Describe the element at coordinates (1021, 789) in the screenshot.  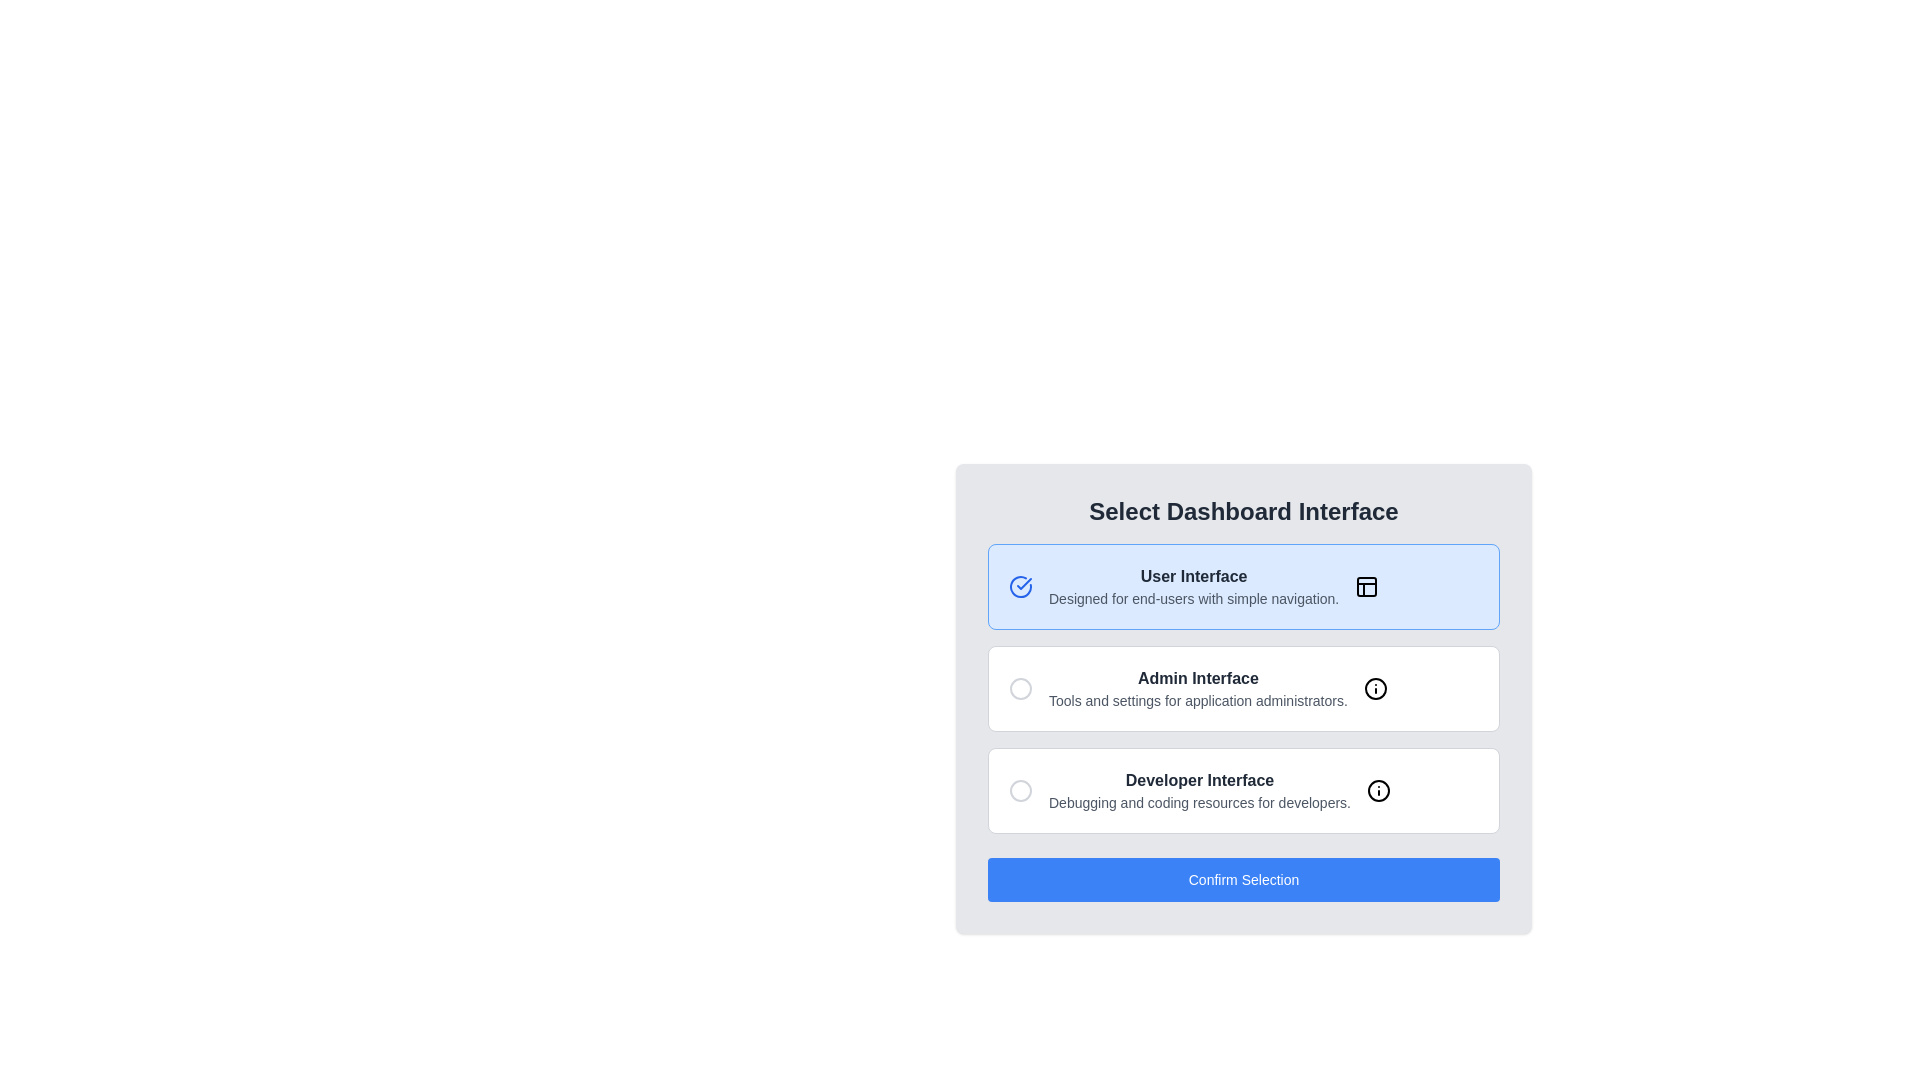
I see `the center of the decorative circle icon resembling a radio button` at that location.